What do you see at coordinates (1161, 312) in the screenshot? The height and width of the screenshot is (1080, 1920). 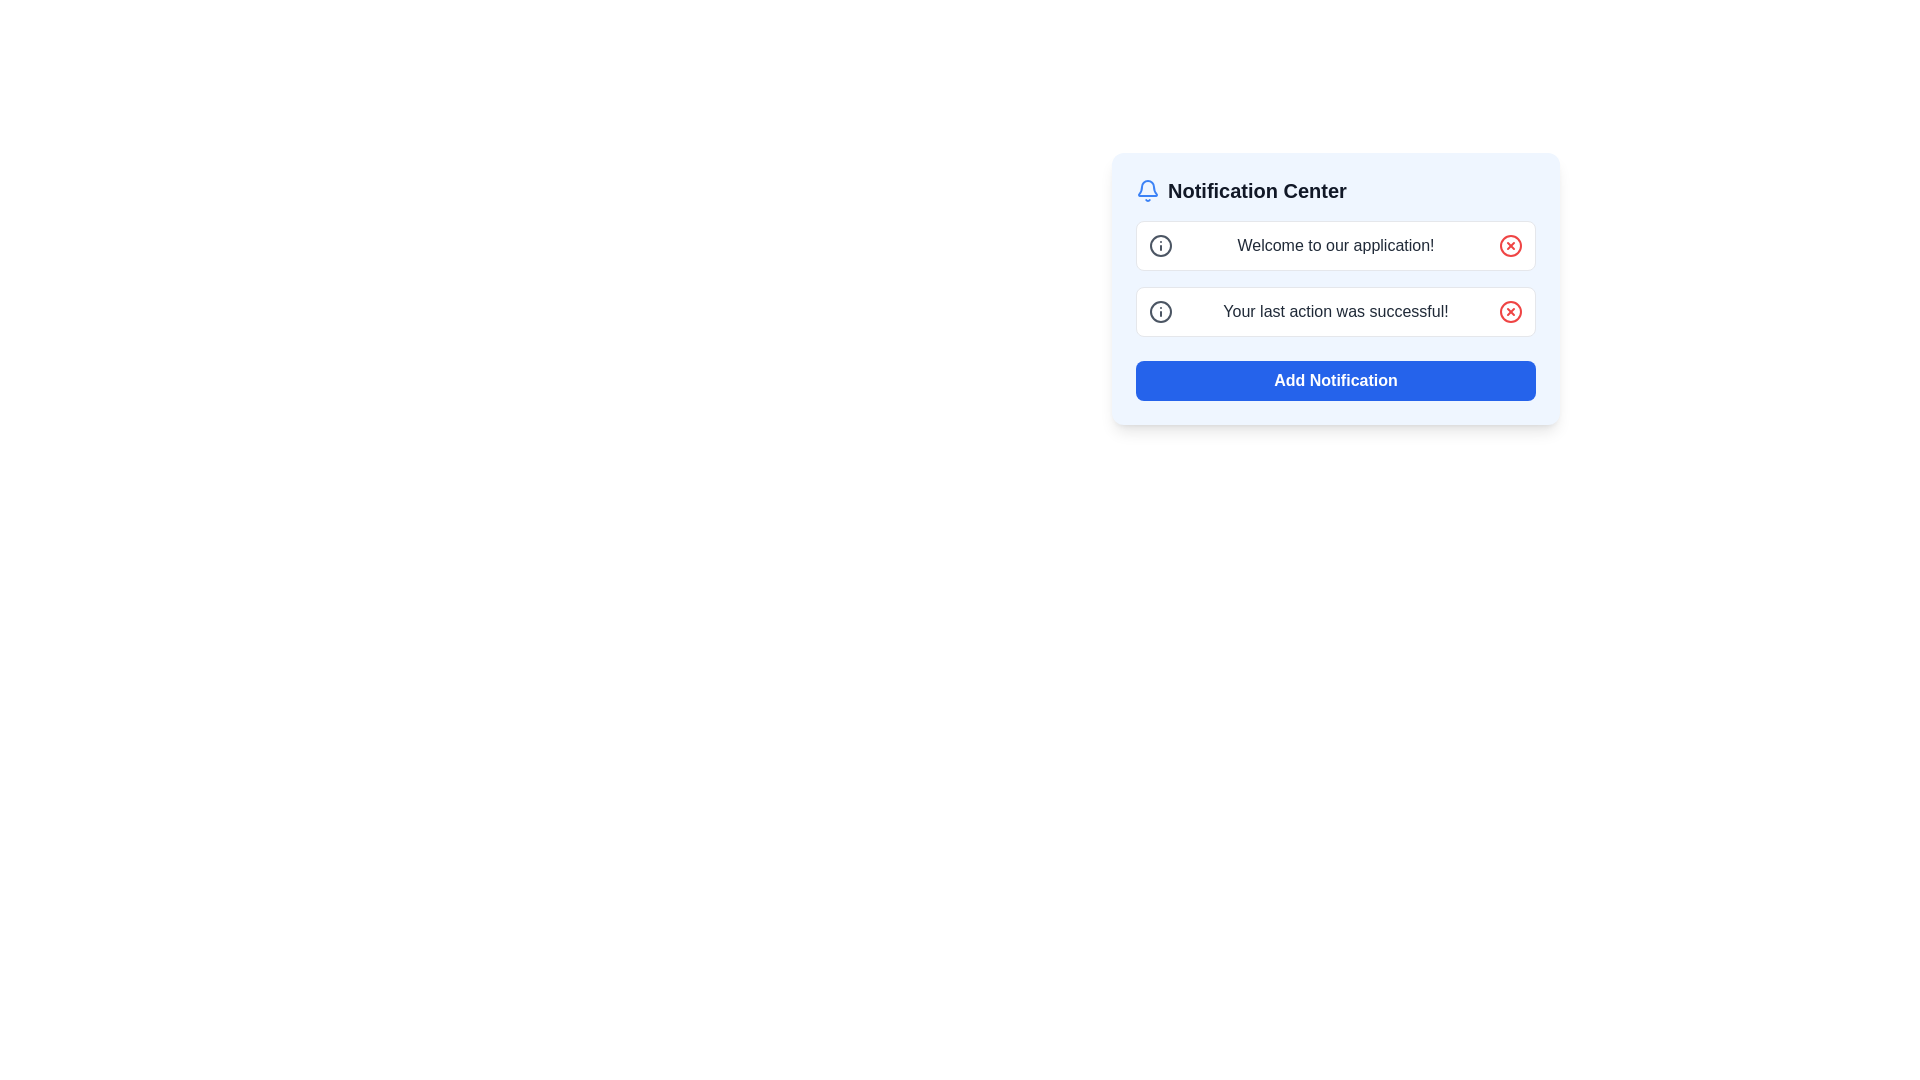 I see `the informational icon located near the beginning of the second notification box, just left of the text 'Your last action was successful!'` at bounding box center [1161, 312].